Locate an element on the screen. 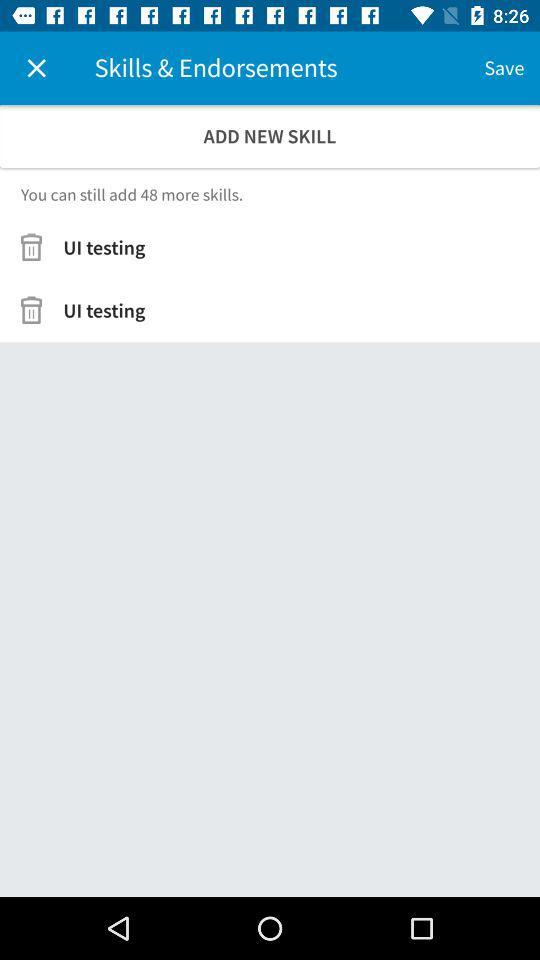 This screenshot has height=960, width=540. icon to the left of the skills & endorsements icon is located at coordinates (36, 68).